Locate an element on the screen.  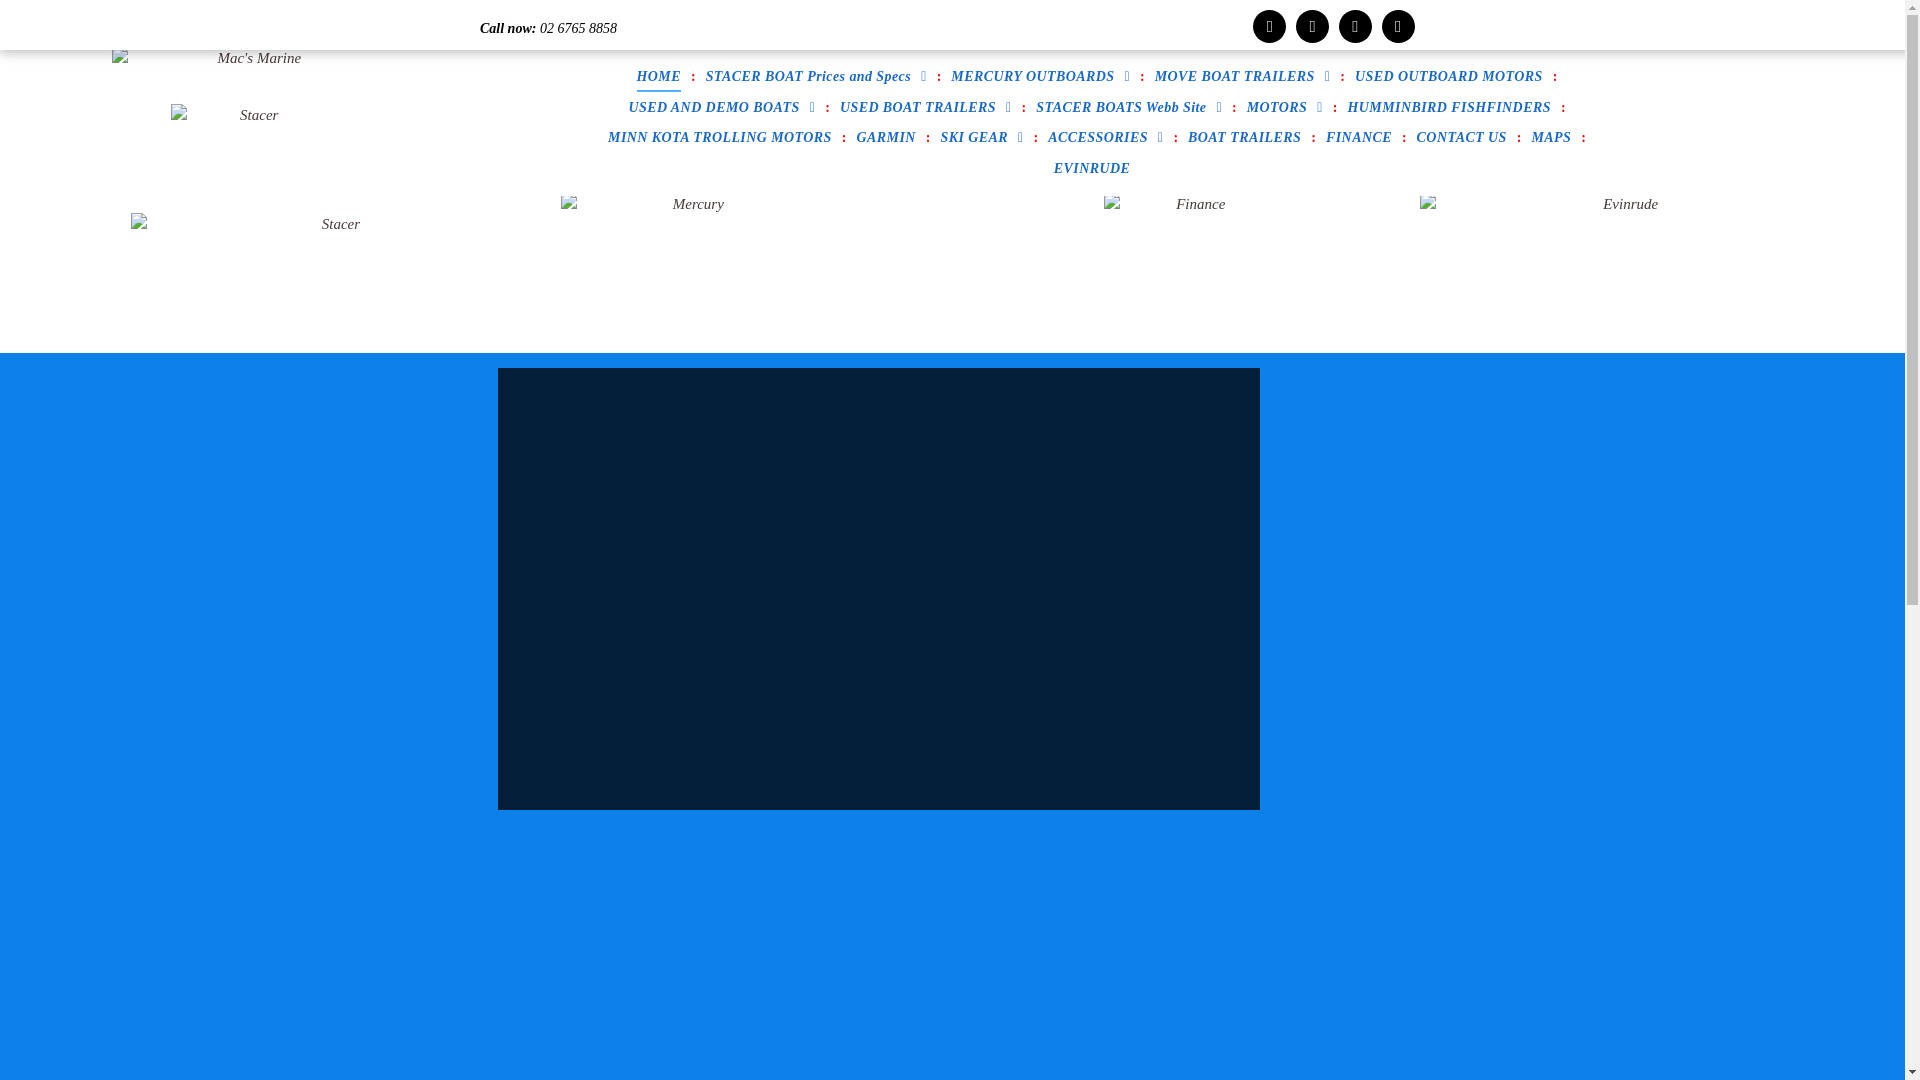
'STACER BOATS Webb Site' is located at coordinates (1128, 107).